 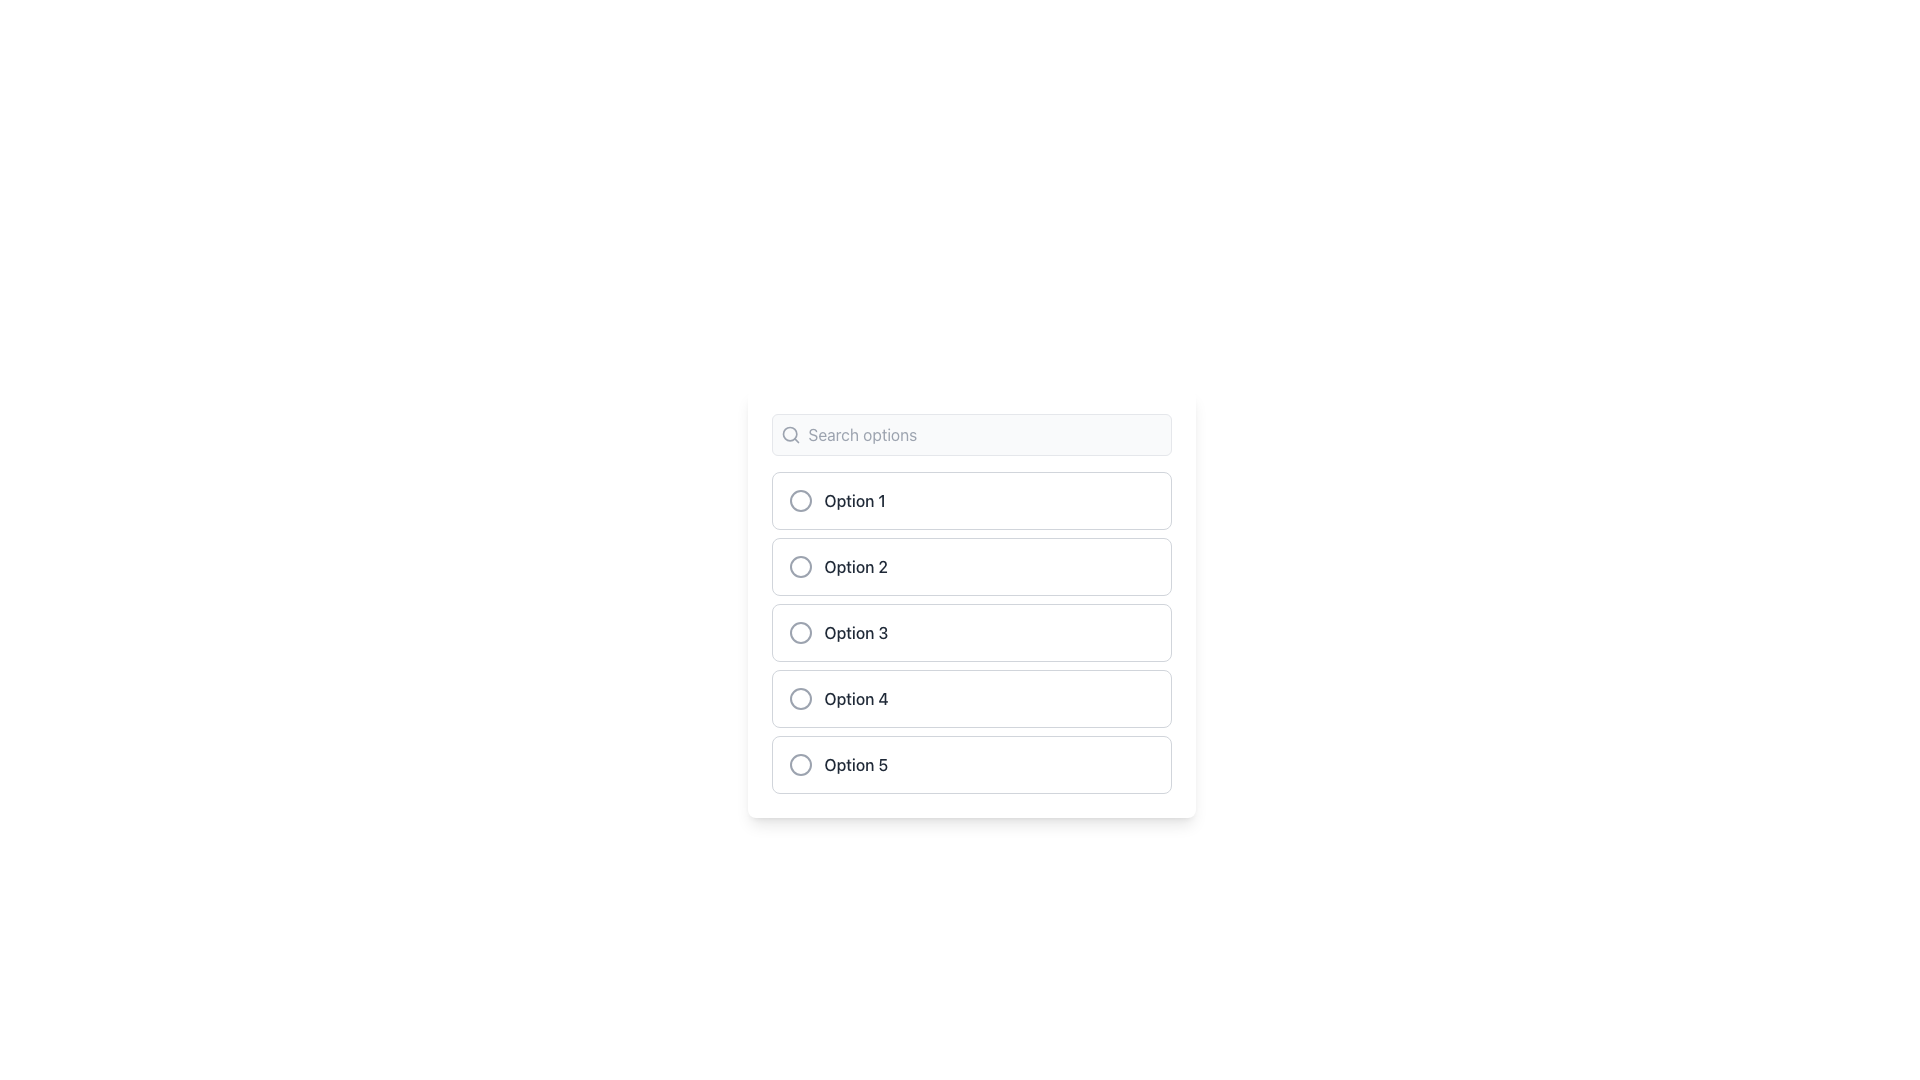 What do you see at coordinates (800, 632) in the screenshot?
I see `the circular radio button adjacent to the label 'Option 3' to focus on it` at bounding box center [800, 632].